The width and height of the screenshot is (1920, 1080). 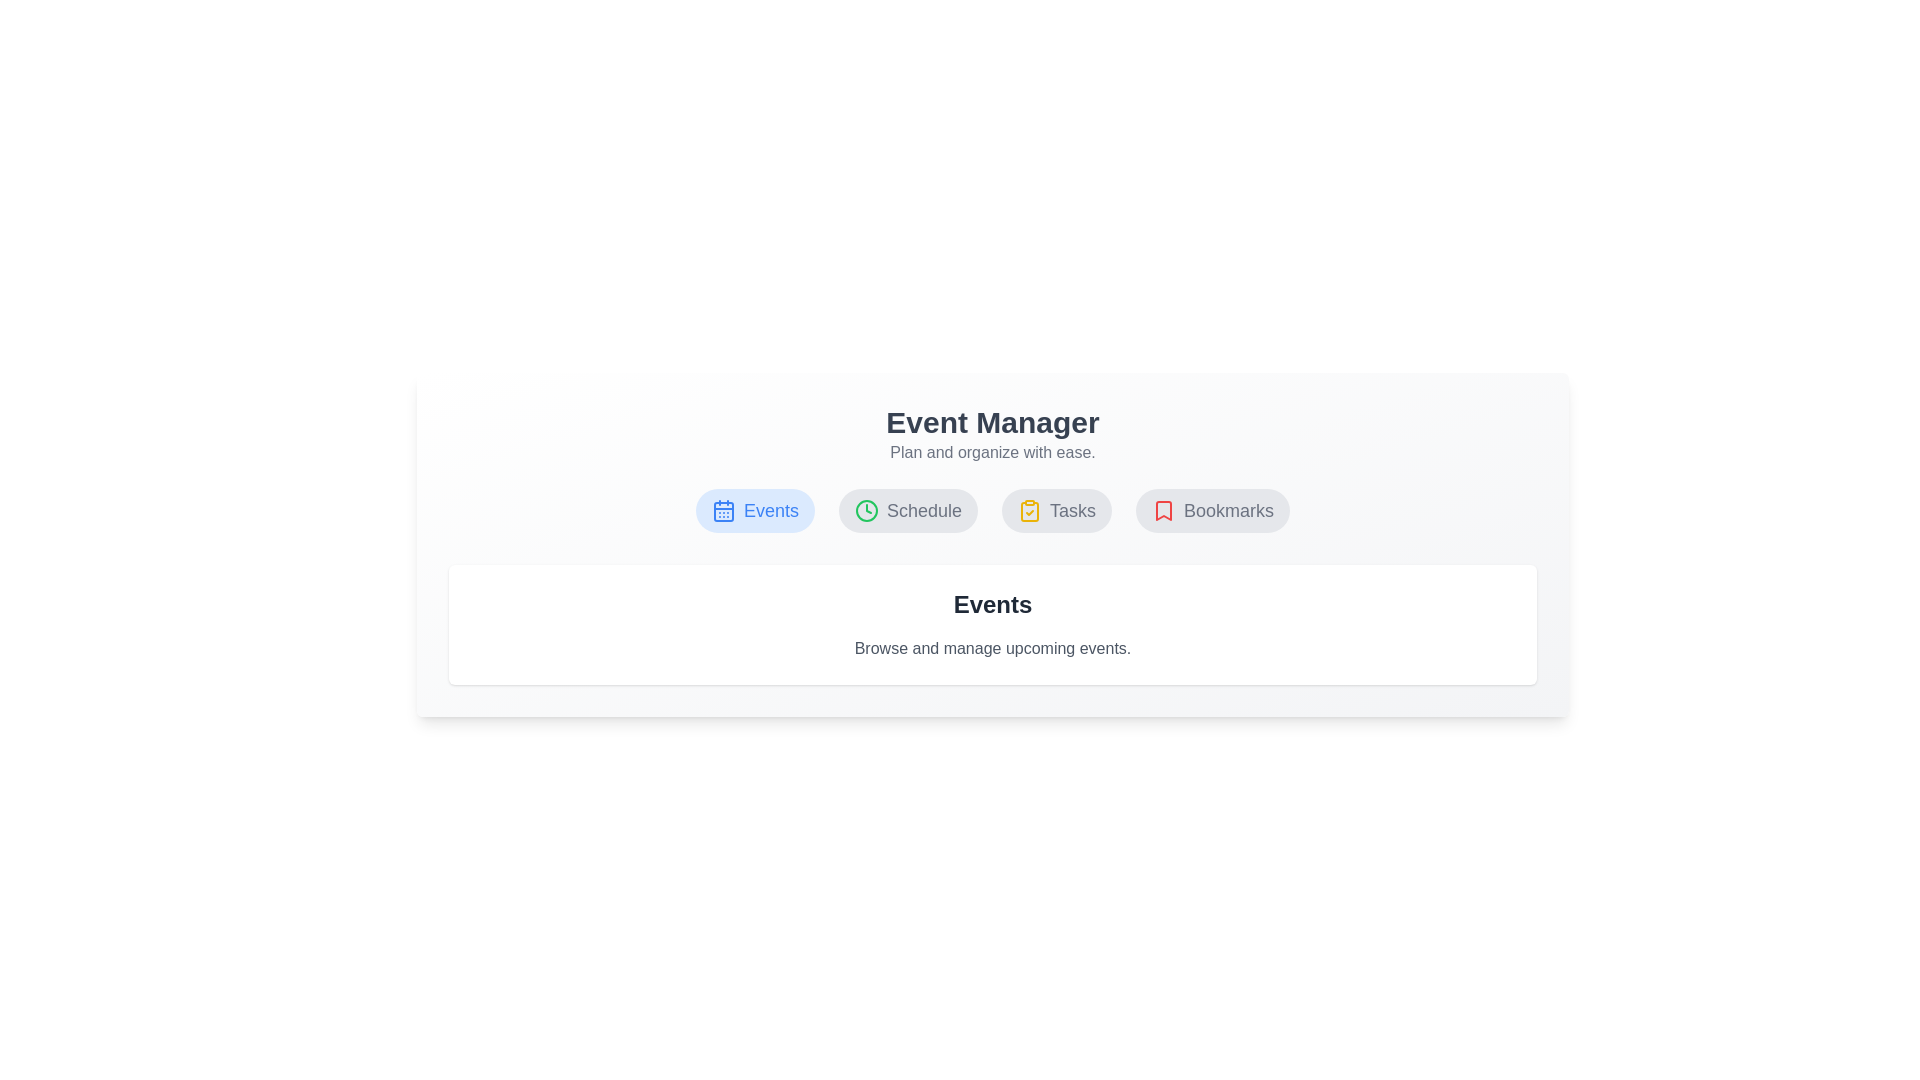 I want to click on the tab labeled Schedule, so click(x=906, y=509).